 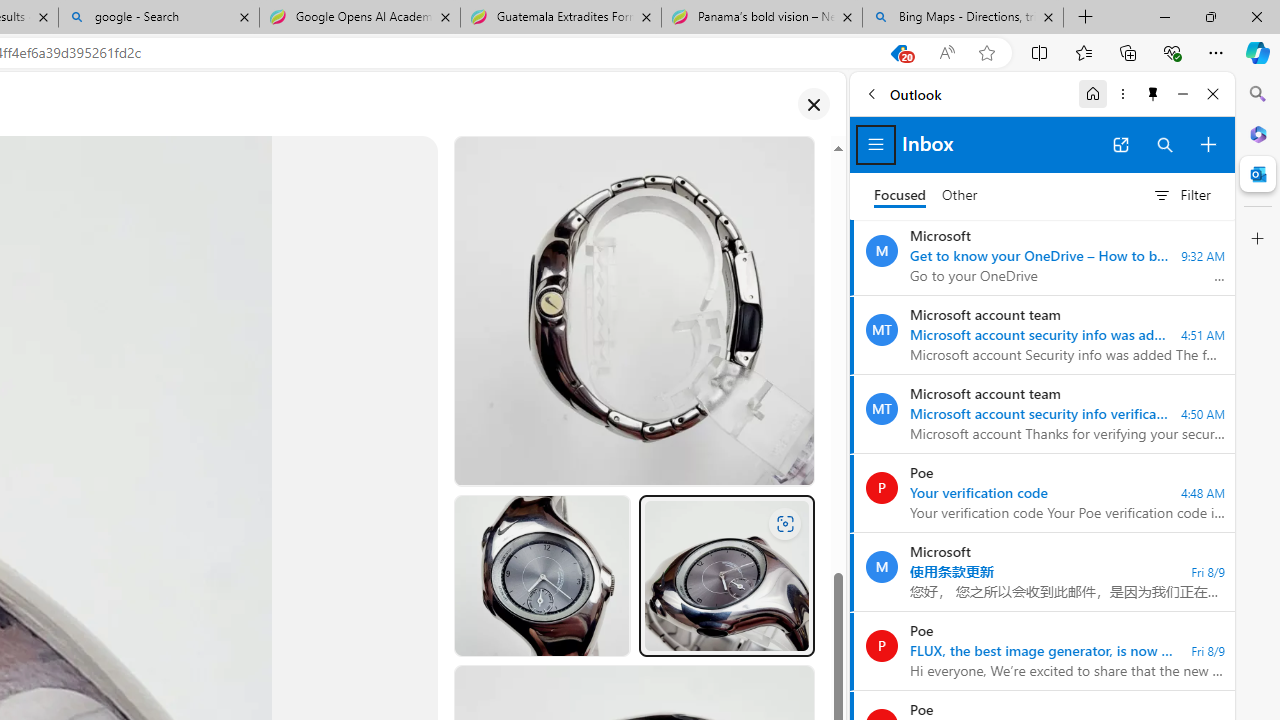 I want to click on 'Filter', so click(x=1181, y=195).